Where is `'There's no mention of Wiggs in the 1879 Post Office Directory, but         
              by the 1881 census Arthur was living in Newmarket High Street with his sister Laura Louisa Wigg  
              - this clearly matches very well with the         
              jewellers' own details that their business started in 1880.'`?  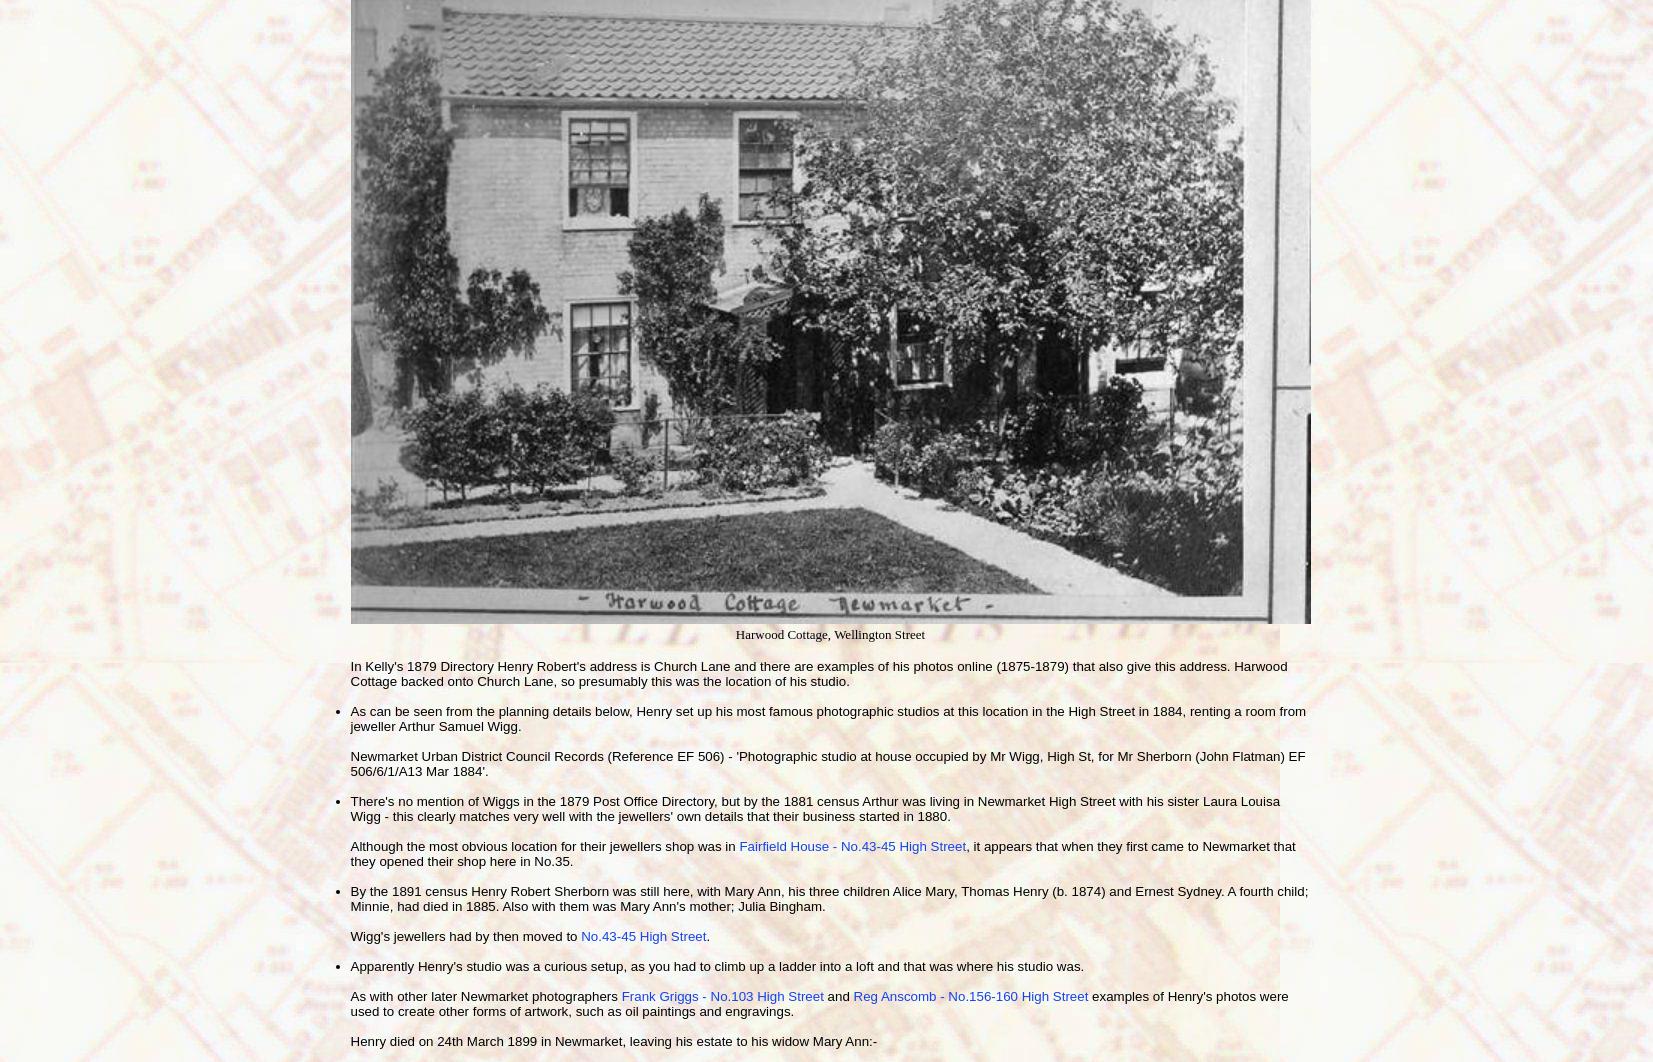
'There's no mention of Wiggs in the 1879 Post Office Directory, but         
              by the 1881 census Arthur was living in Newmarket High Street with his sister Laura Louisa Wigg  
              - this clearly matches very well with the         
              jewellers' own details that their business started in 1880.' is located at coordinates (813, 808).